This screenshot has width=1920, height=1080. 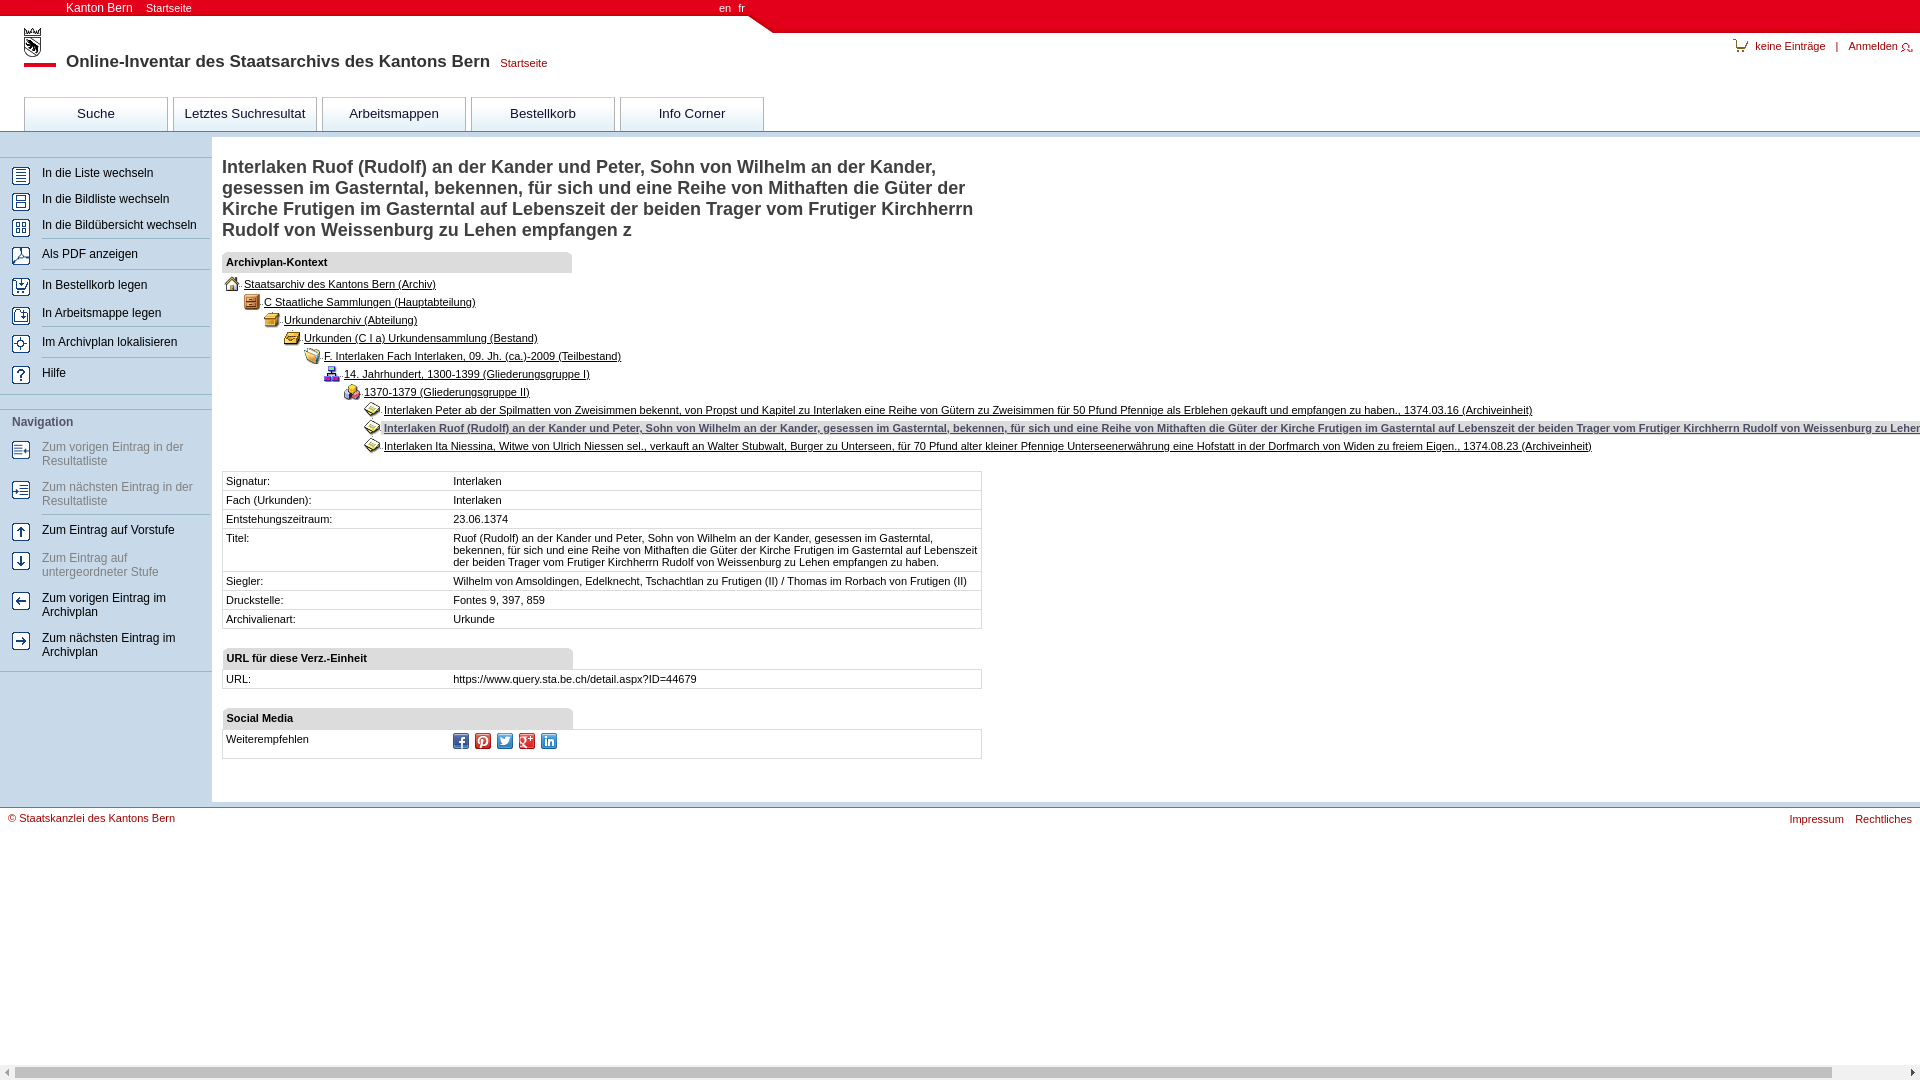 What do you see at coordinates (734, 7) in the screenshot?
I see `'fr'` at bounding box center [734, 7].